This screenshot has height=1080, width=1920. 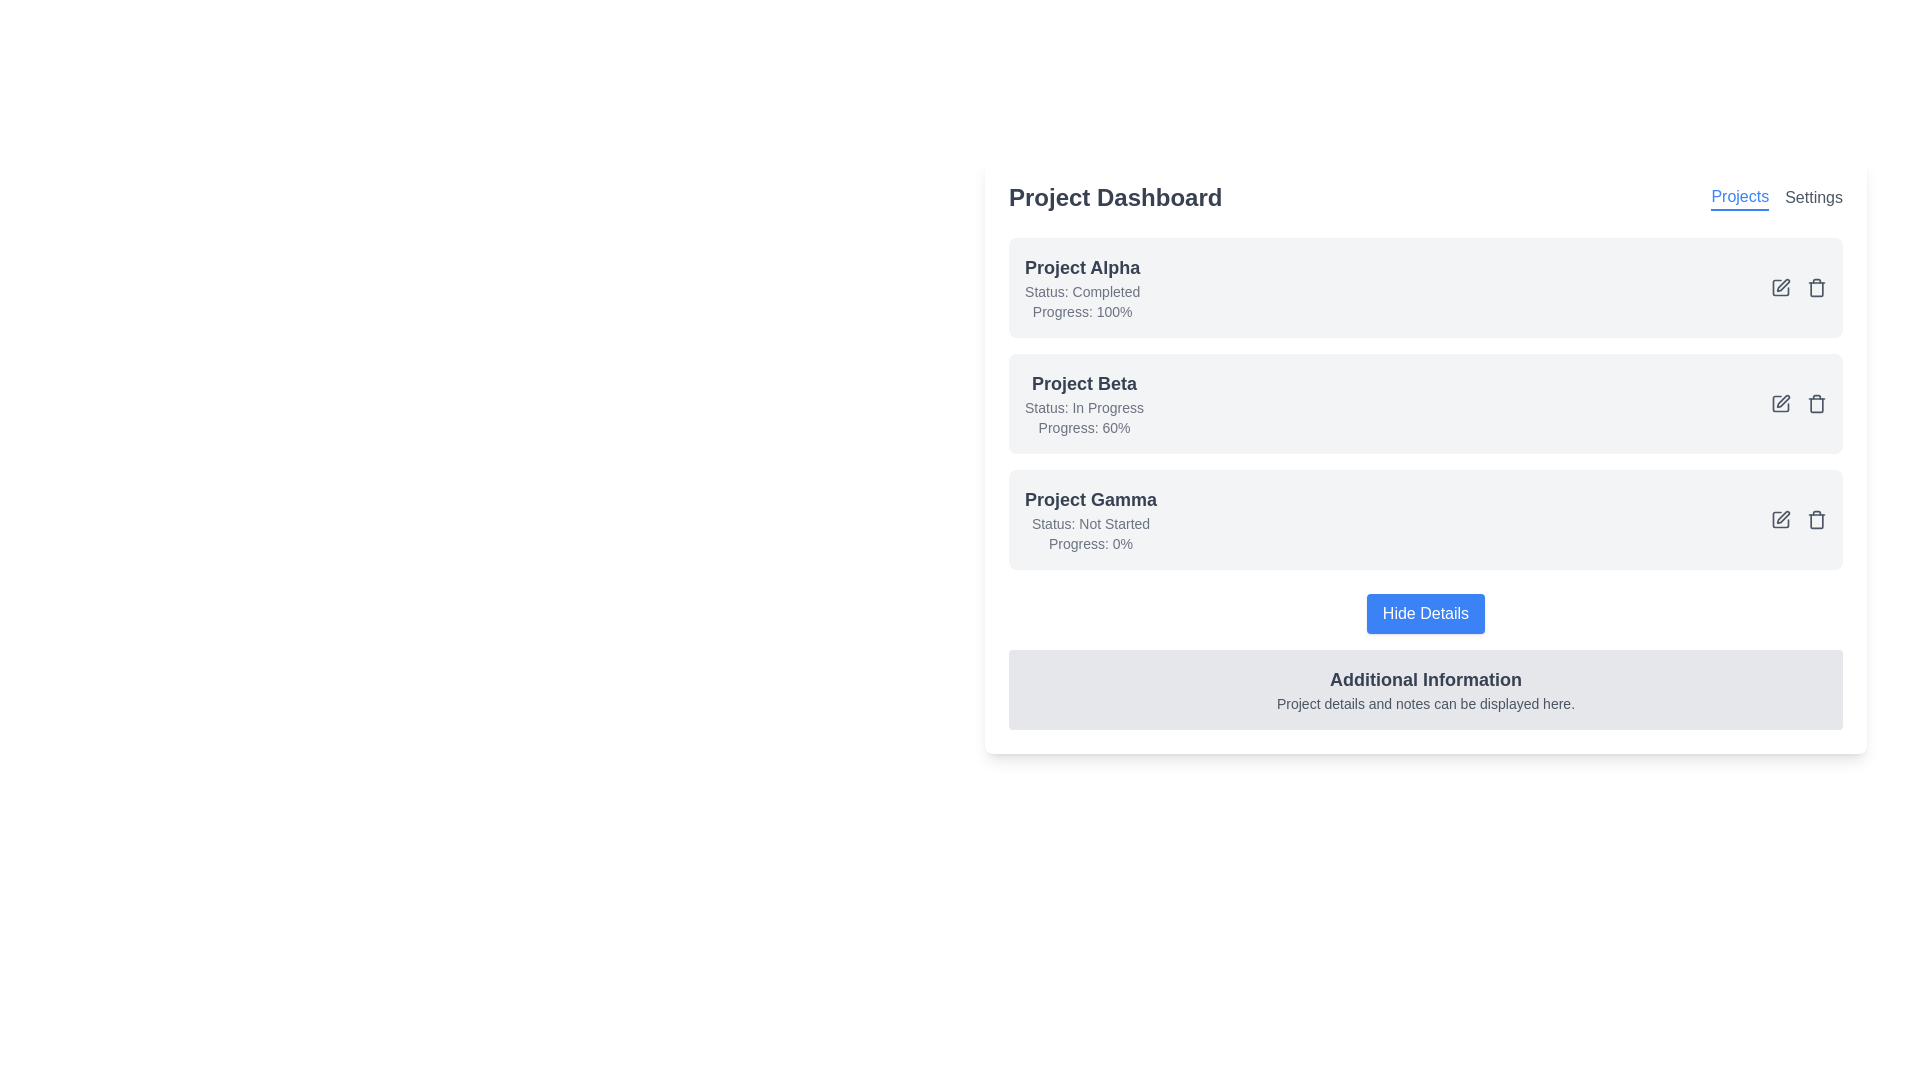 I want to click on the text label displaying 'Status: Not Started' located in the 'Project Gamma' section of the 'Project Dashboard', so click(x=1089, y=523).